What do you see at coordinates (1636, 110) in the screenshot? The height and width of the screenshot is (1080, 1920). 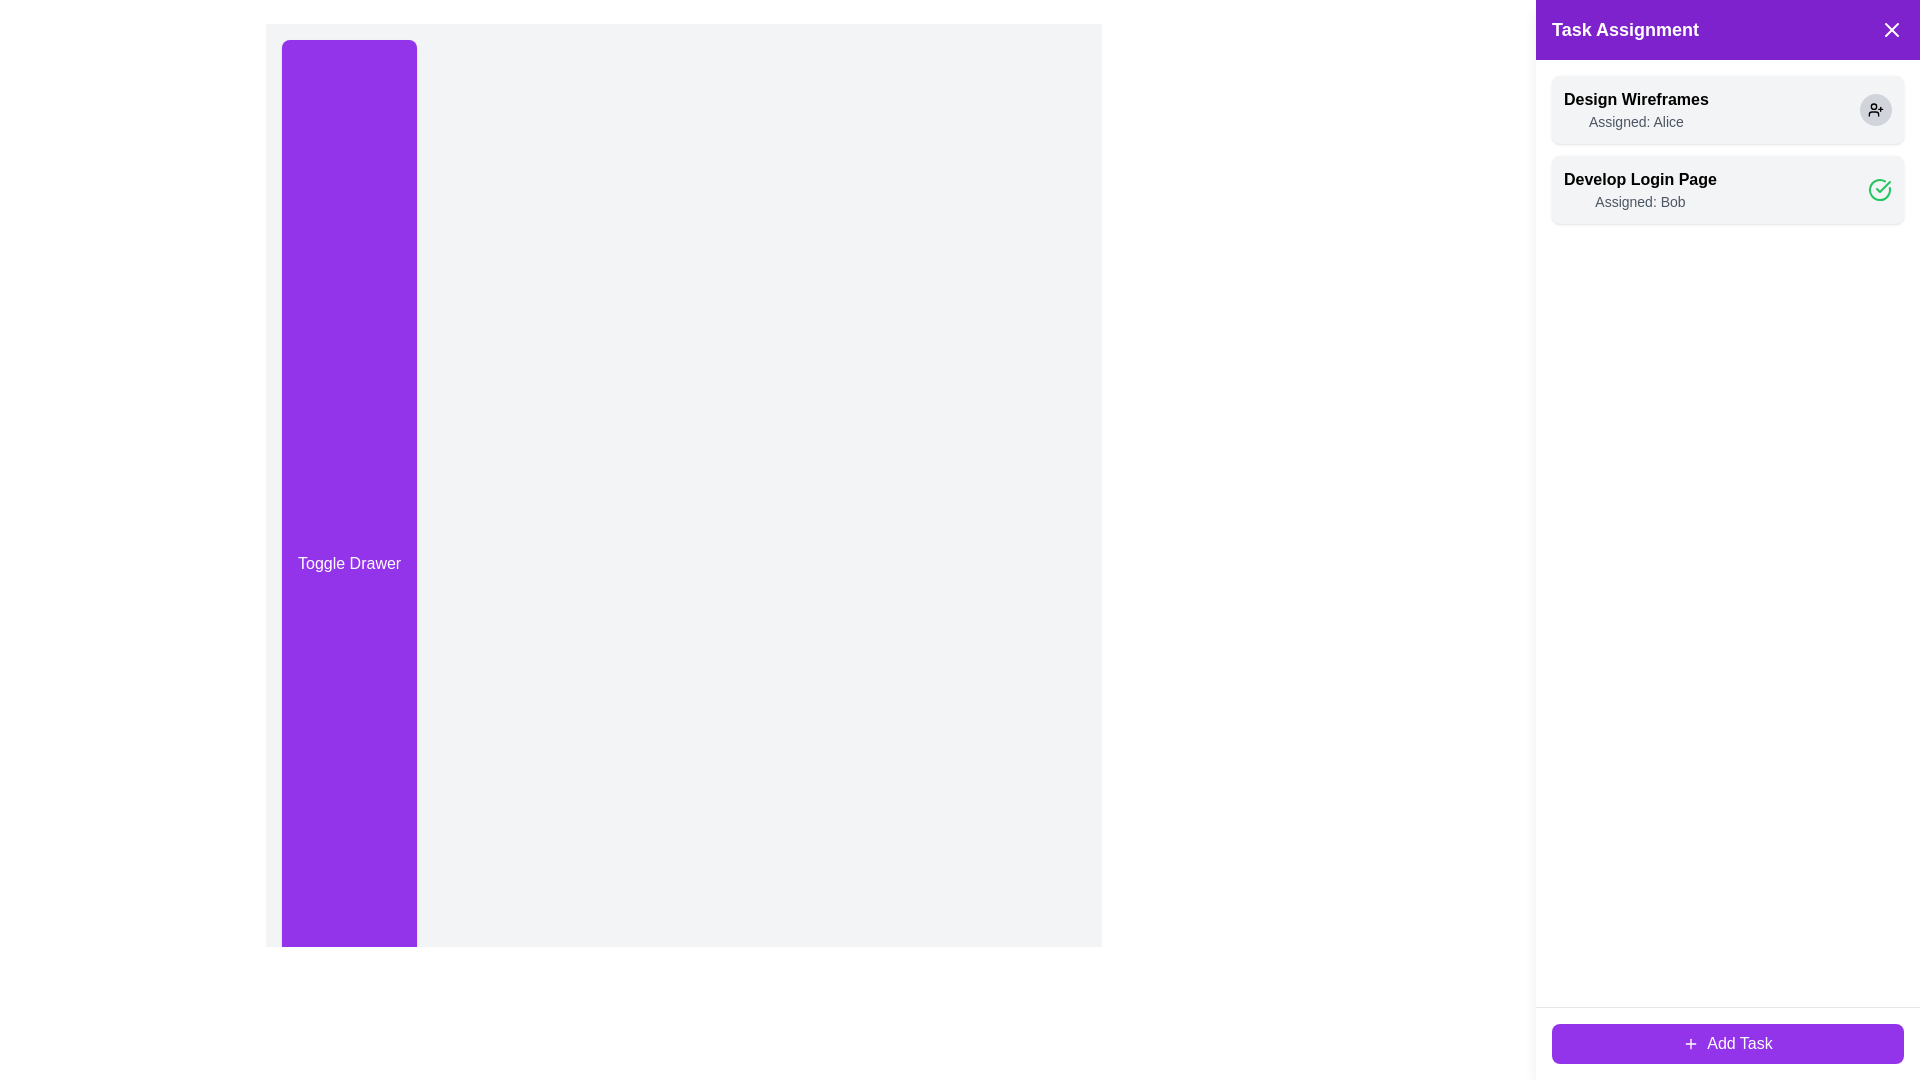 I see `the task preview card titled 'Design Wireframes' assigned` at bounding box center [1636, 110].